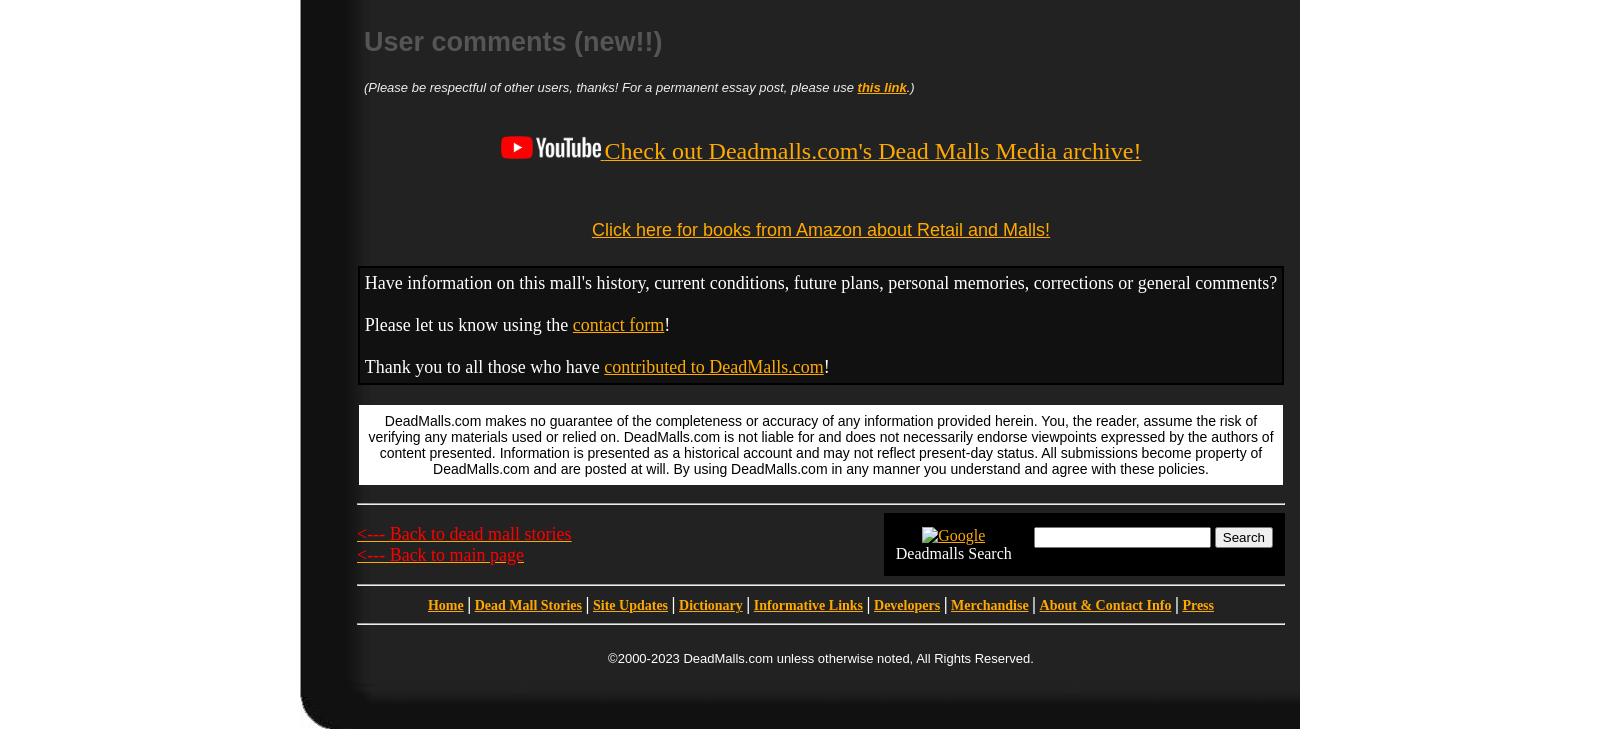  What do you see at coordinates (508, 86) in the screenshot?
I see `'(Please be respectful of other users, thanks!
For a'` at bounding box center [508, 86].